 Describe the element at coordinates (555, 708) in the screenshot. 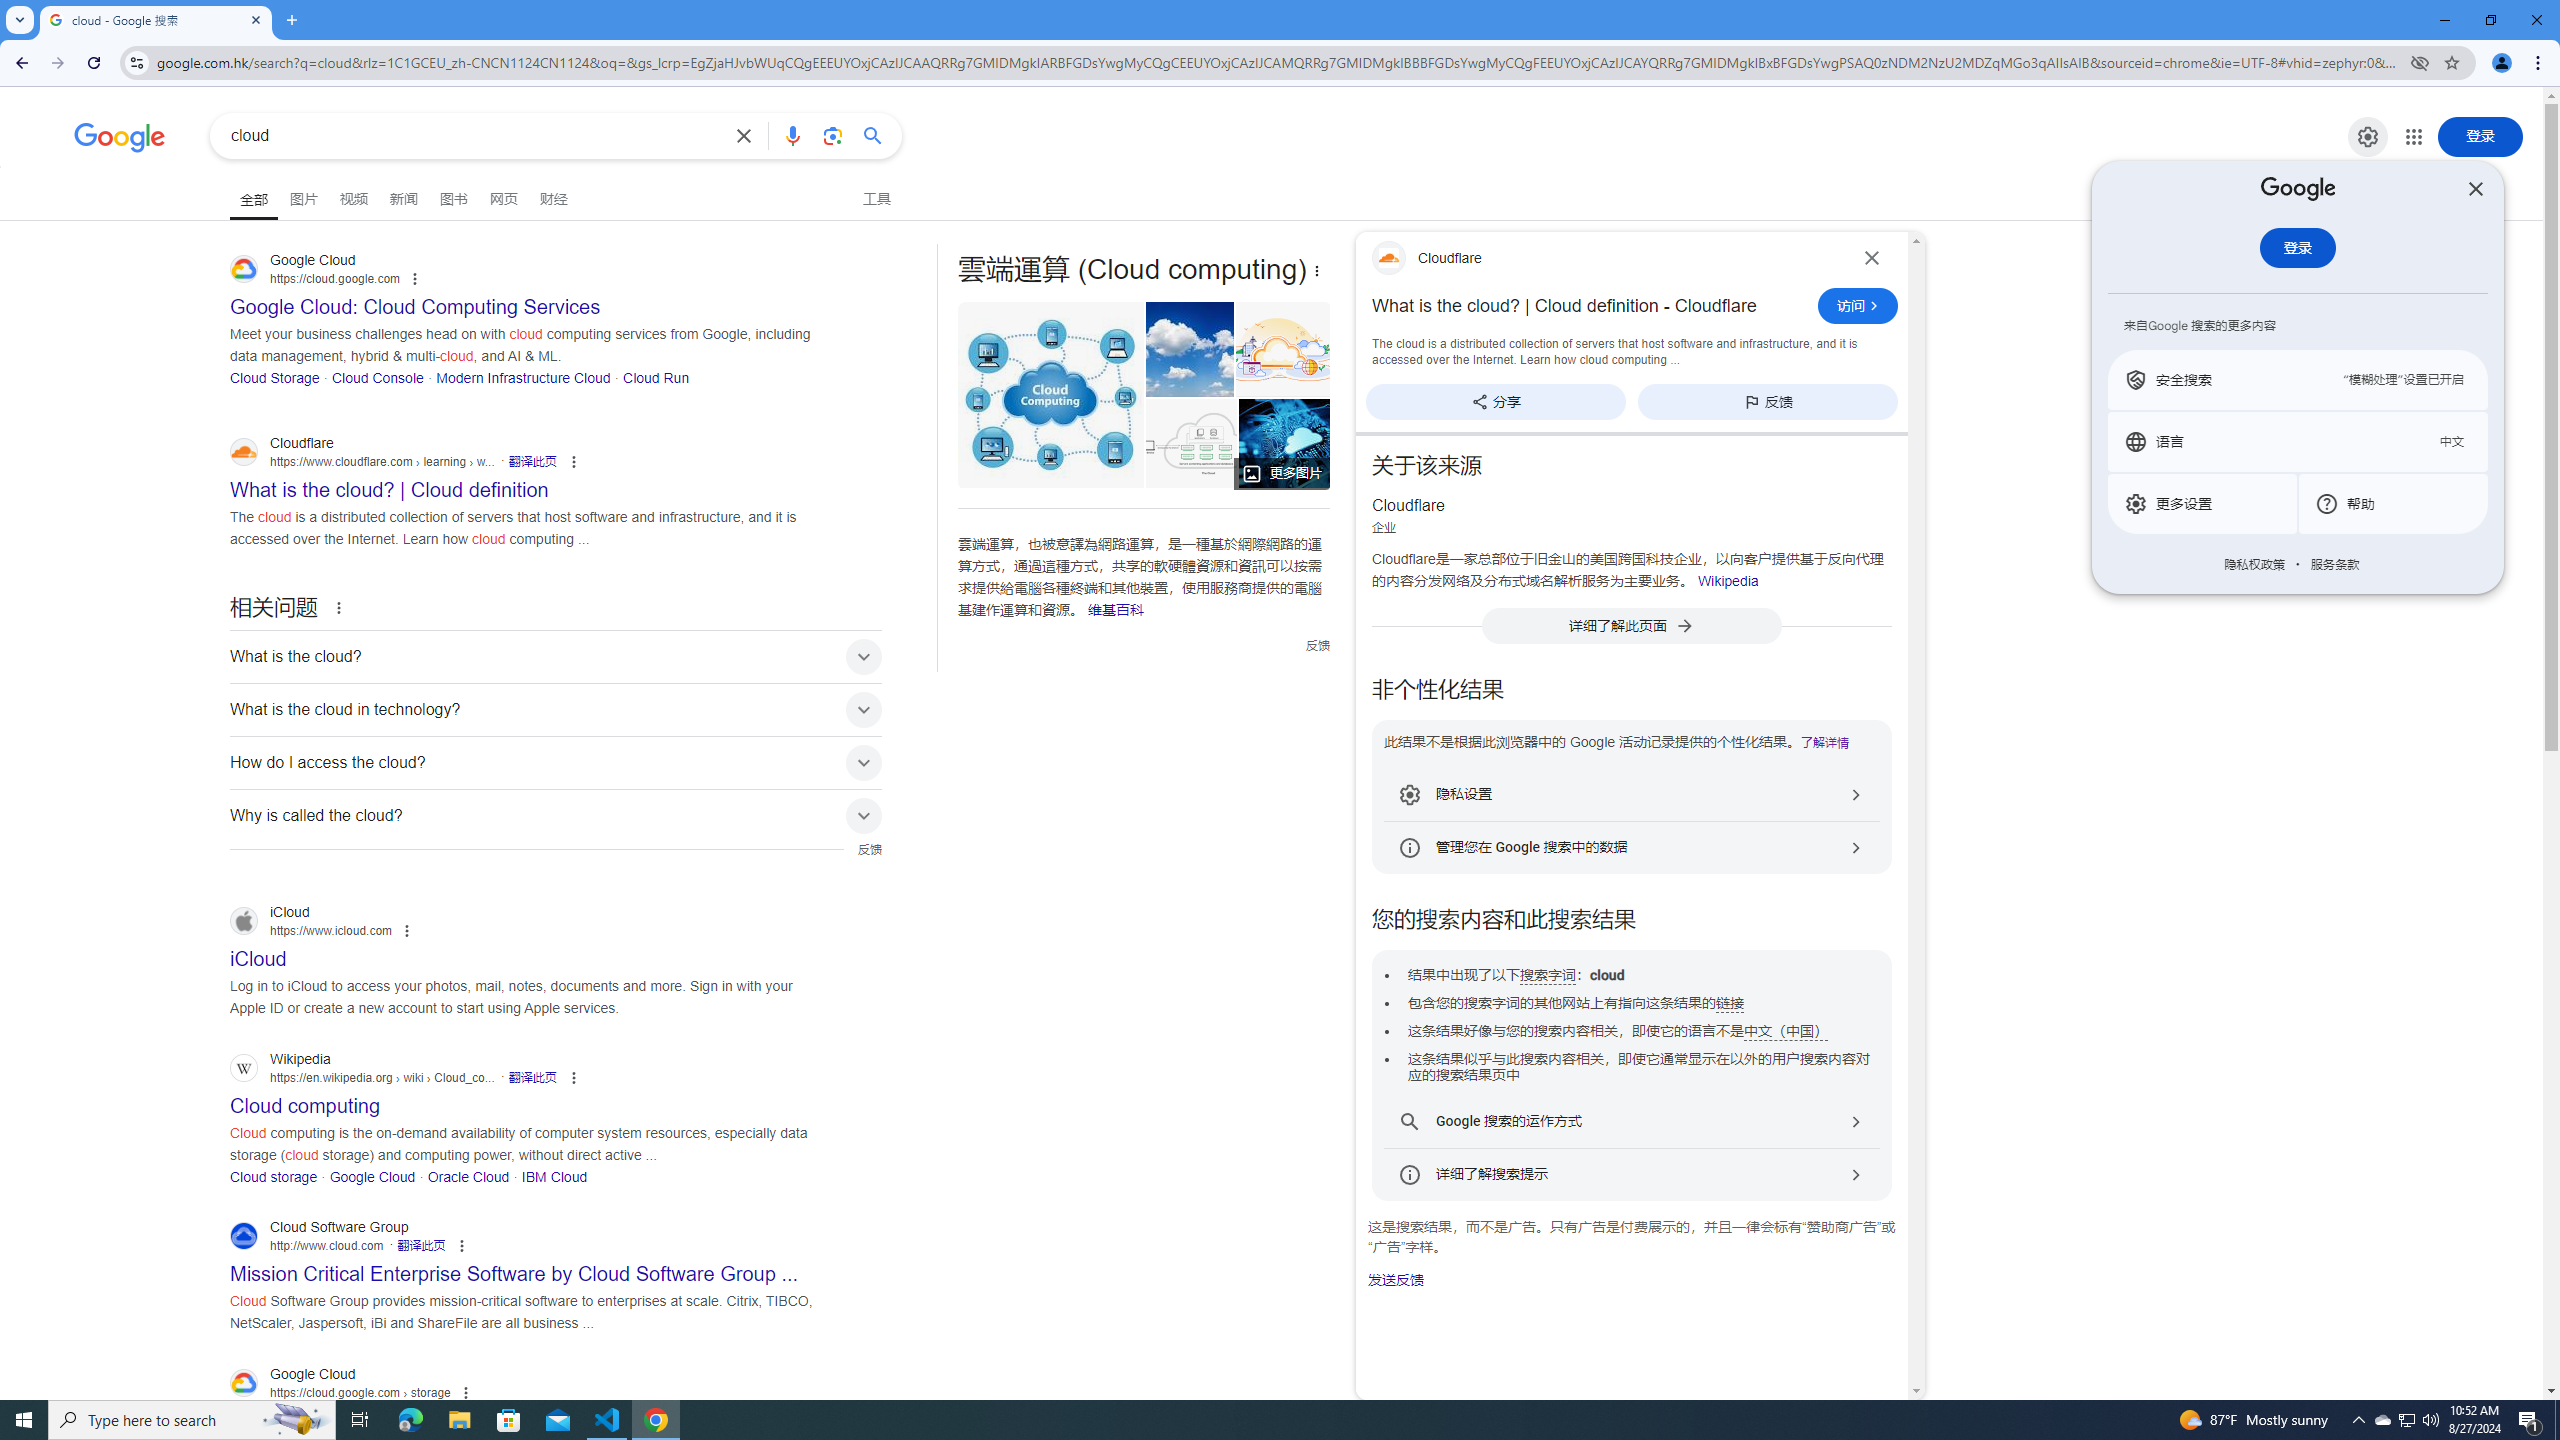

I see `'What is the cloud in technology?'` at that location.